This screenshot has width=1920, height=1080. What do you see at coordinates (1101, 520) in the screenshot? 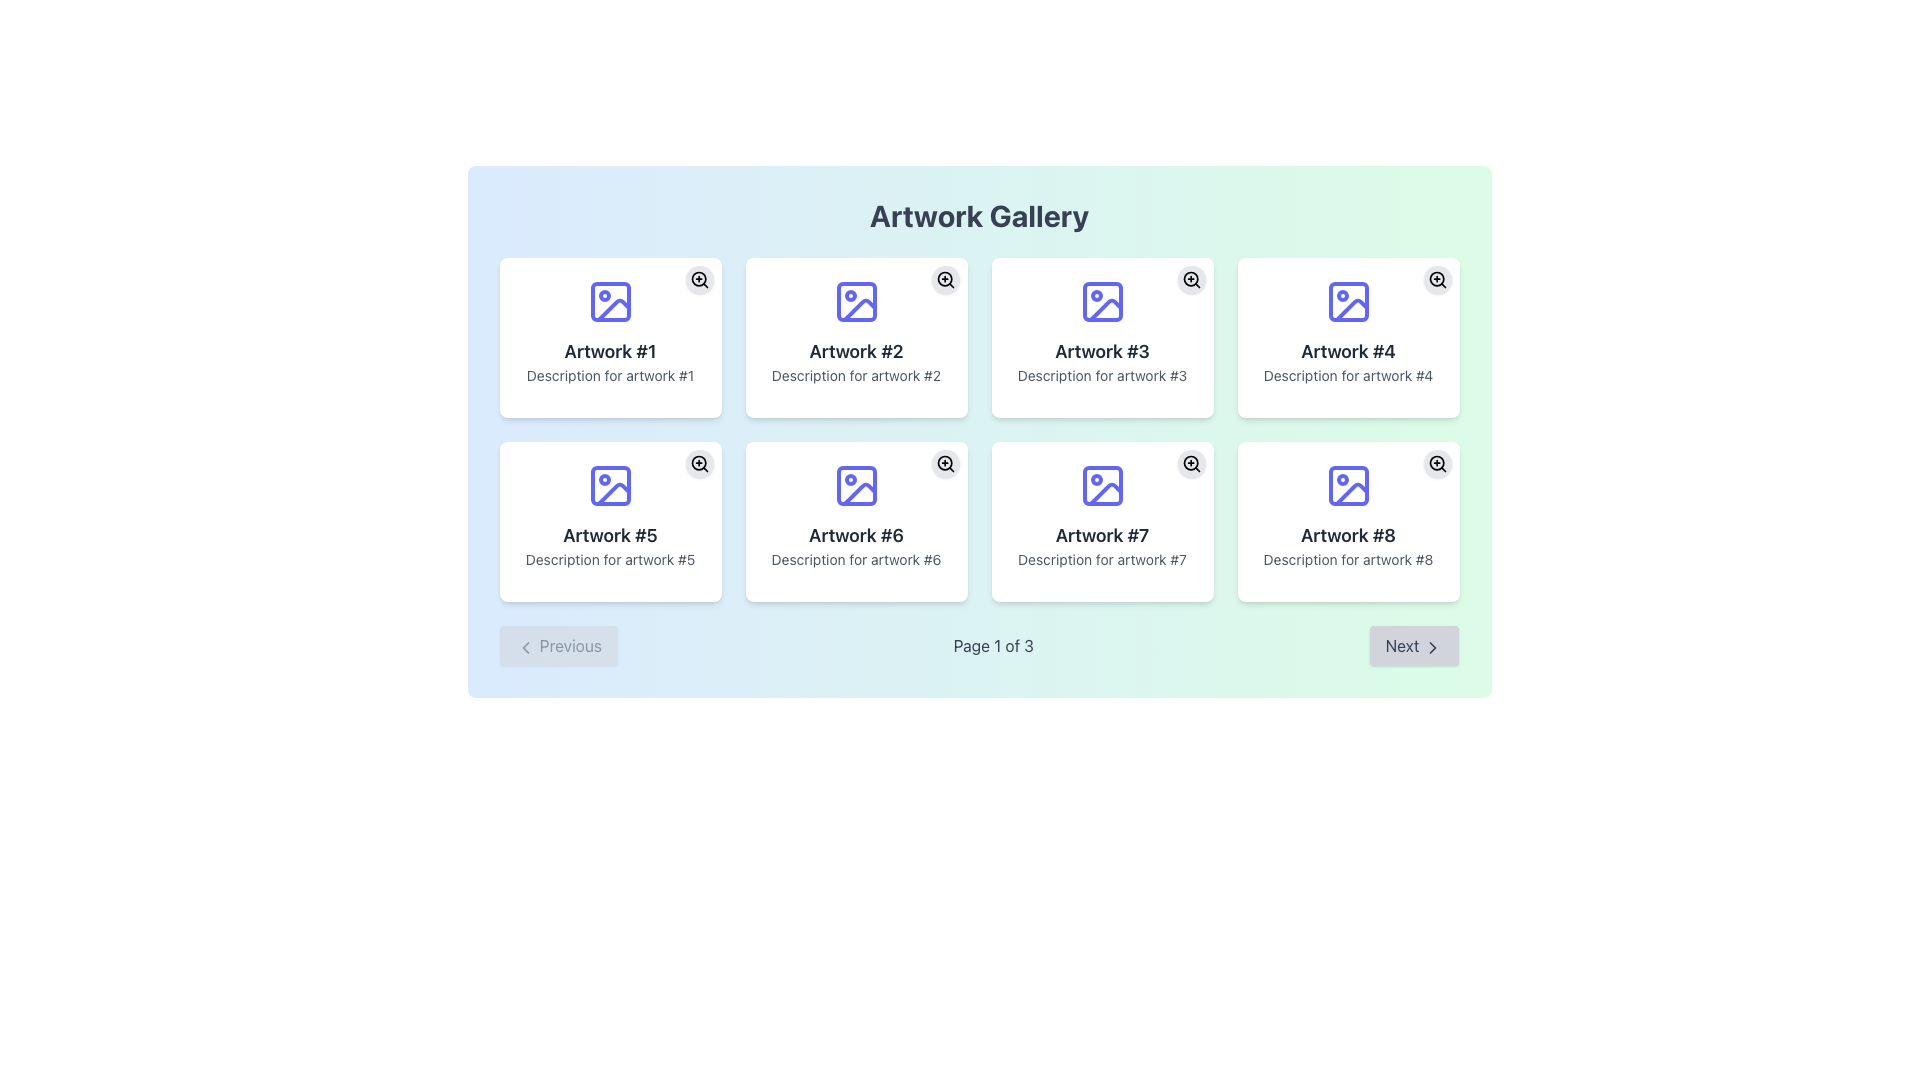
I see `the Static Content Card that displays an artwork preview located in the third row, first column of a 4-column grid layout` at bounding box center [1101, 520].